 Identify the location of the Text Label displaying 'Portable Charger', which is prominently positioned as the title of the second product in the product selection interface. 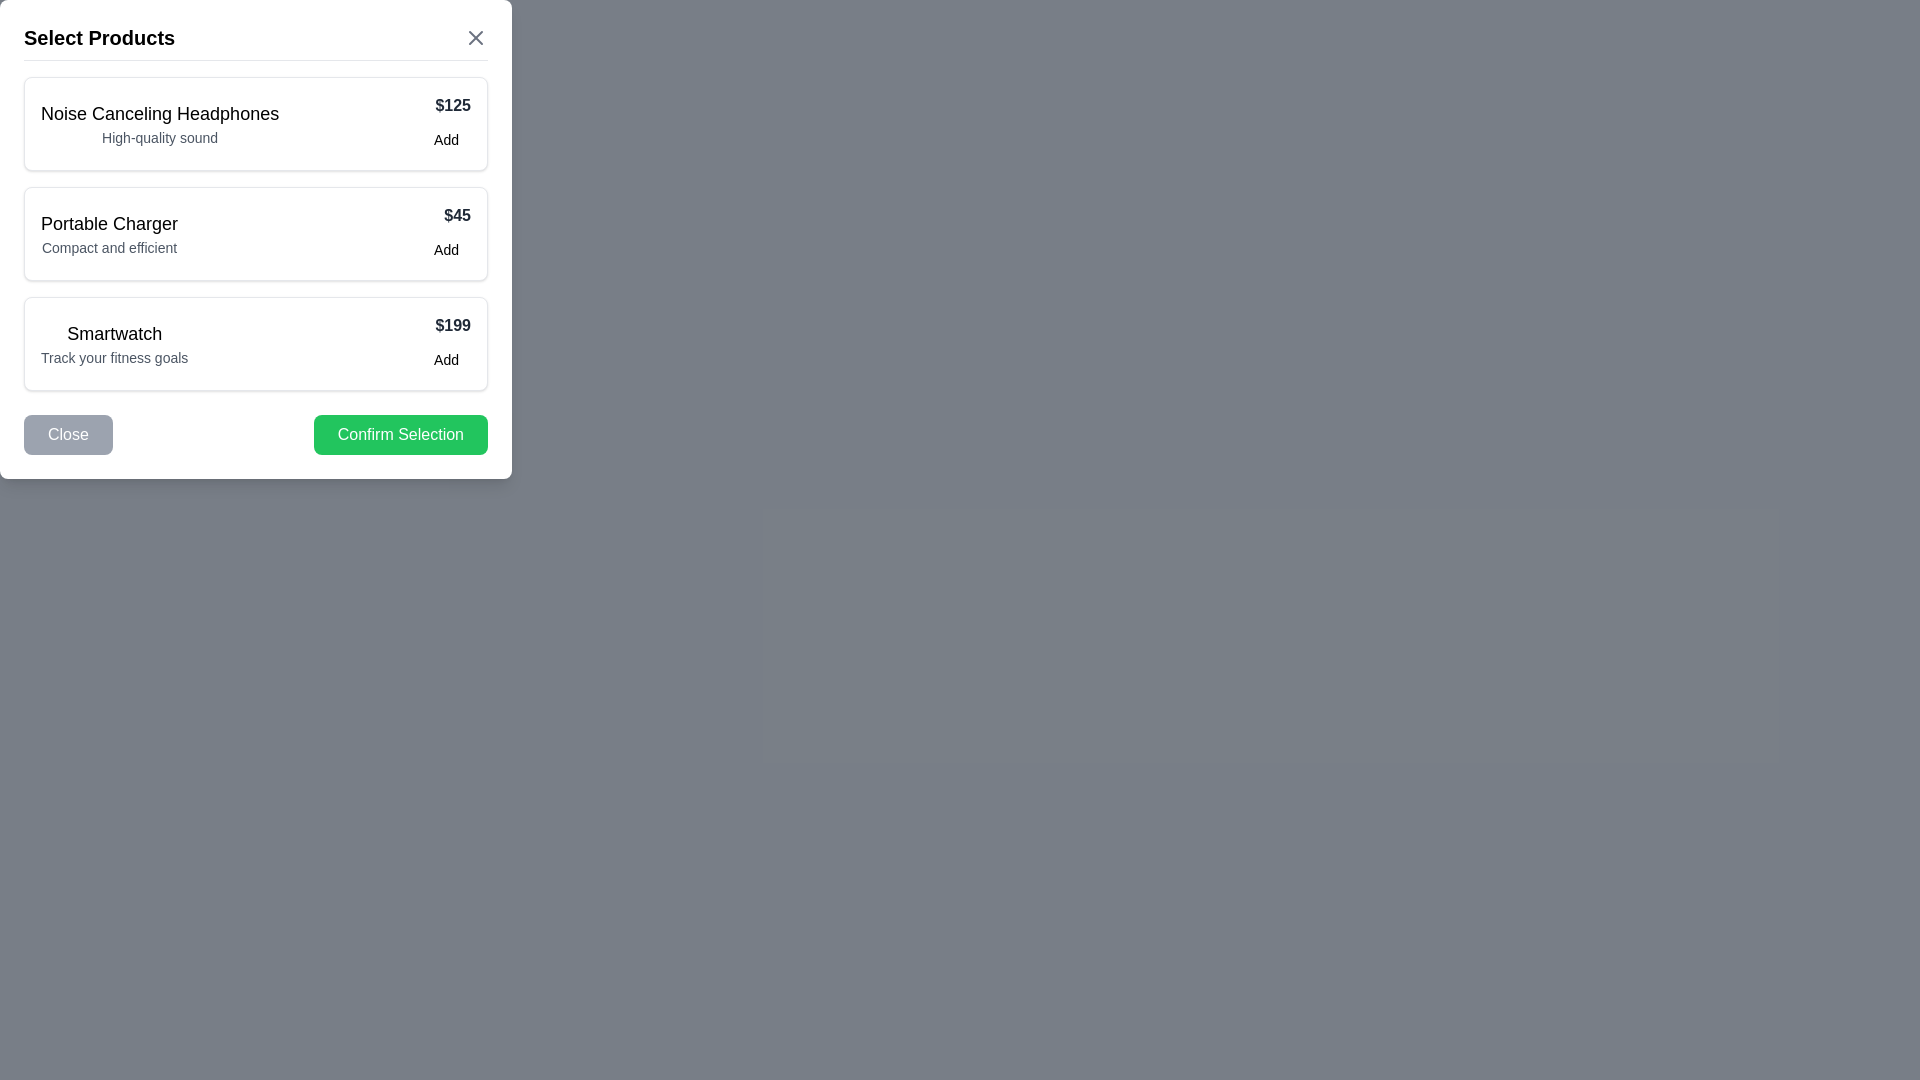
(108, 223).